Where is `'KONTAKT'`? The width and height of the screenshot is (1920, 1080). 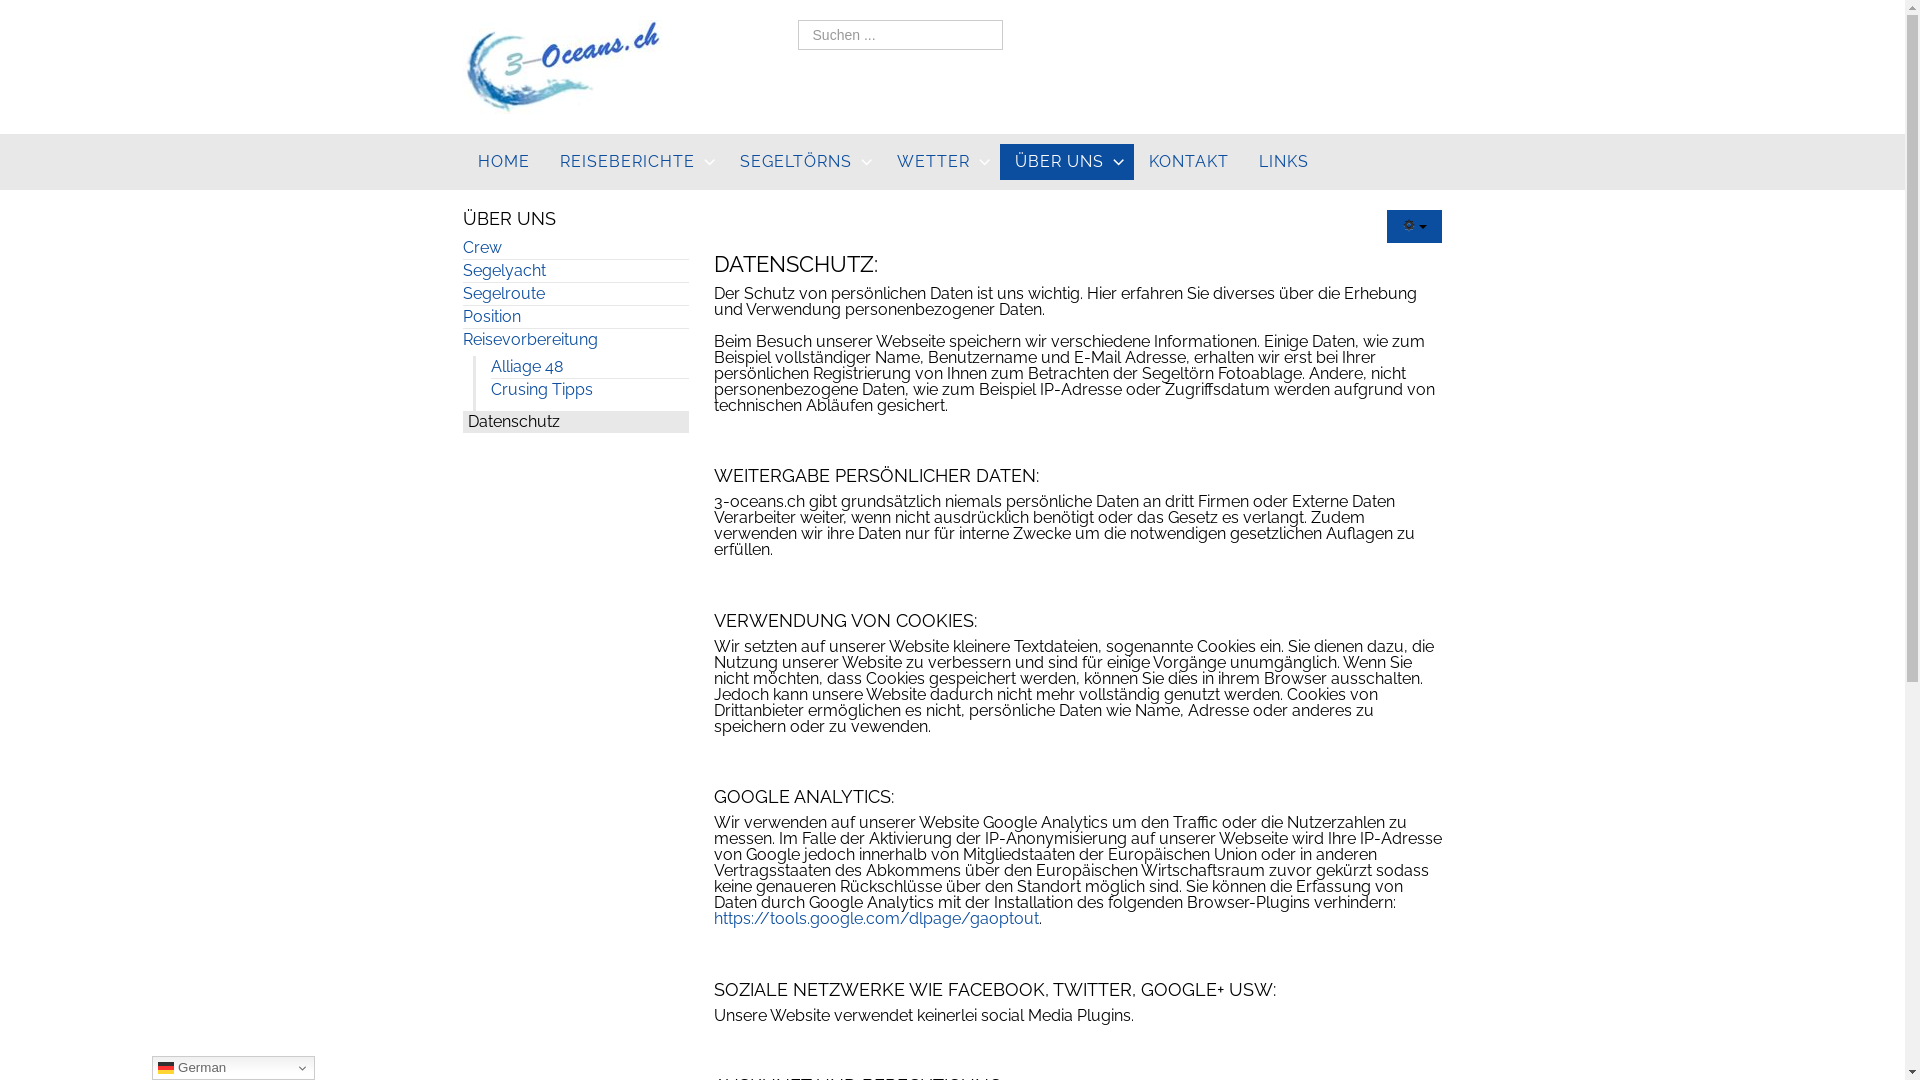 'KONTAKT' is located at coordinates (1189, 161).